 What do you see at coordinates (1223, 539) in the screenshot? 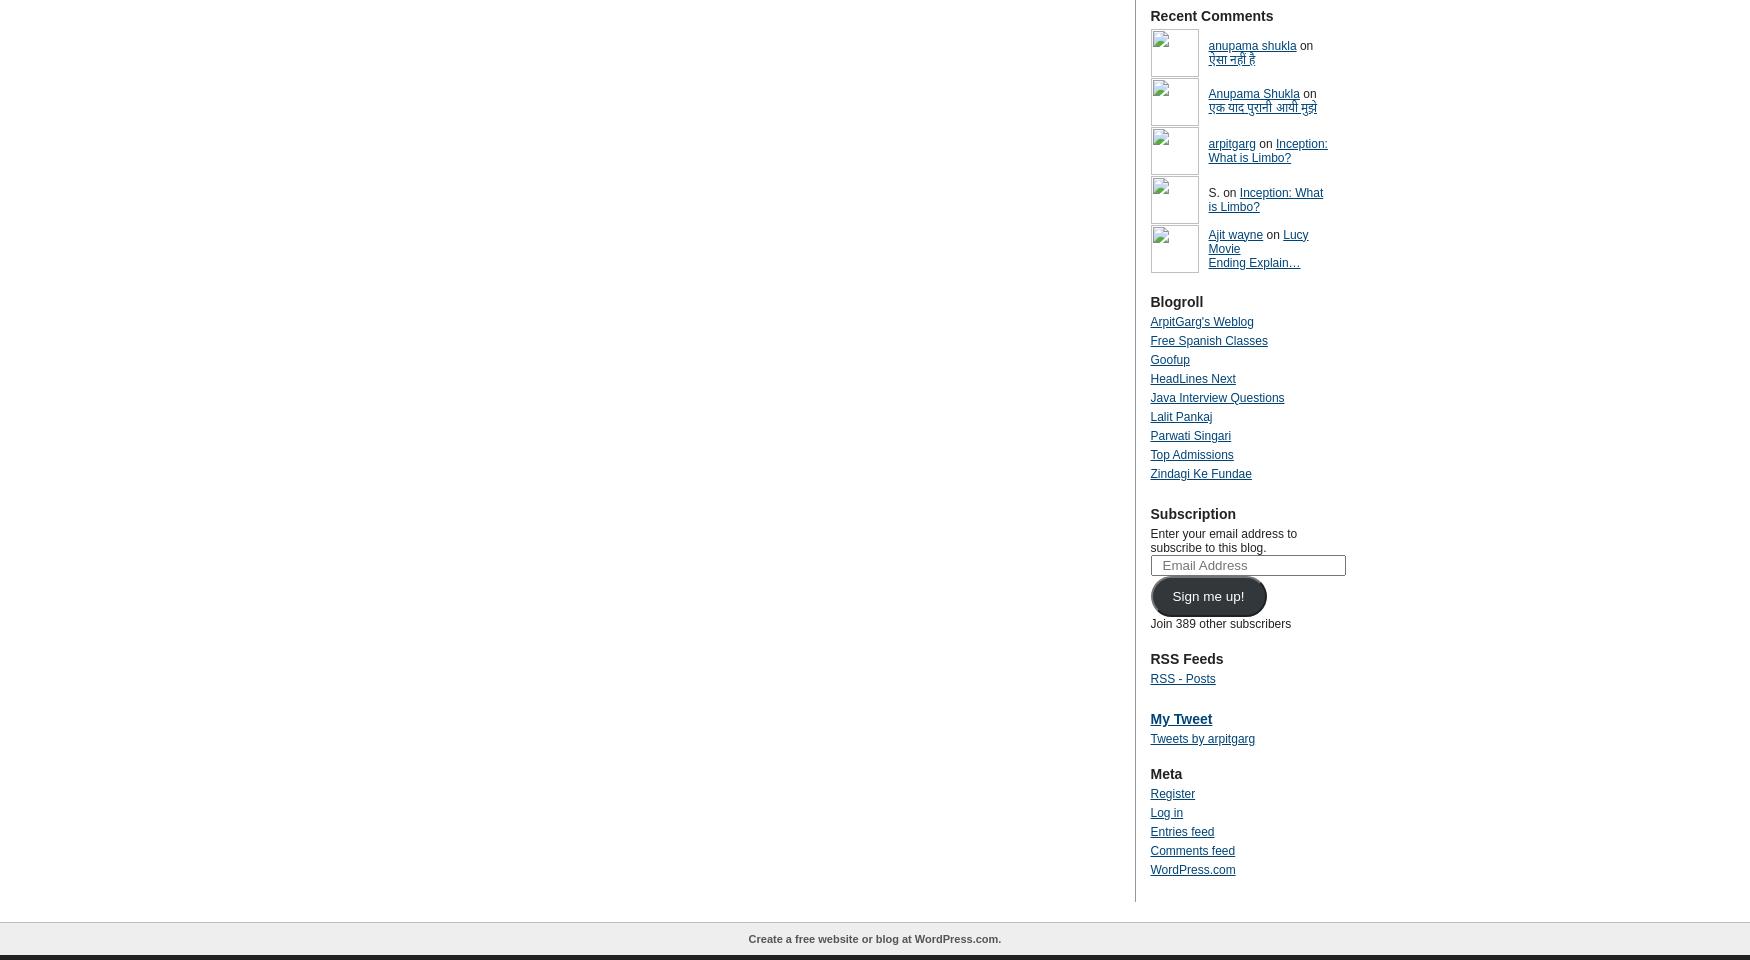
I see `'Enter your email address to subscribe to this blog.'` at bounding box center [1223, 539].